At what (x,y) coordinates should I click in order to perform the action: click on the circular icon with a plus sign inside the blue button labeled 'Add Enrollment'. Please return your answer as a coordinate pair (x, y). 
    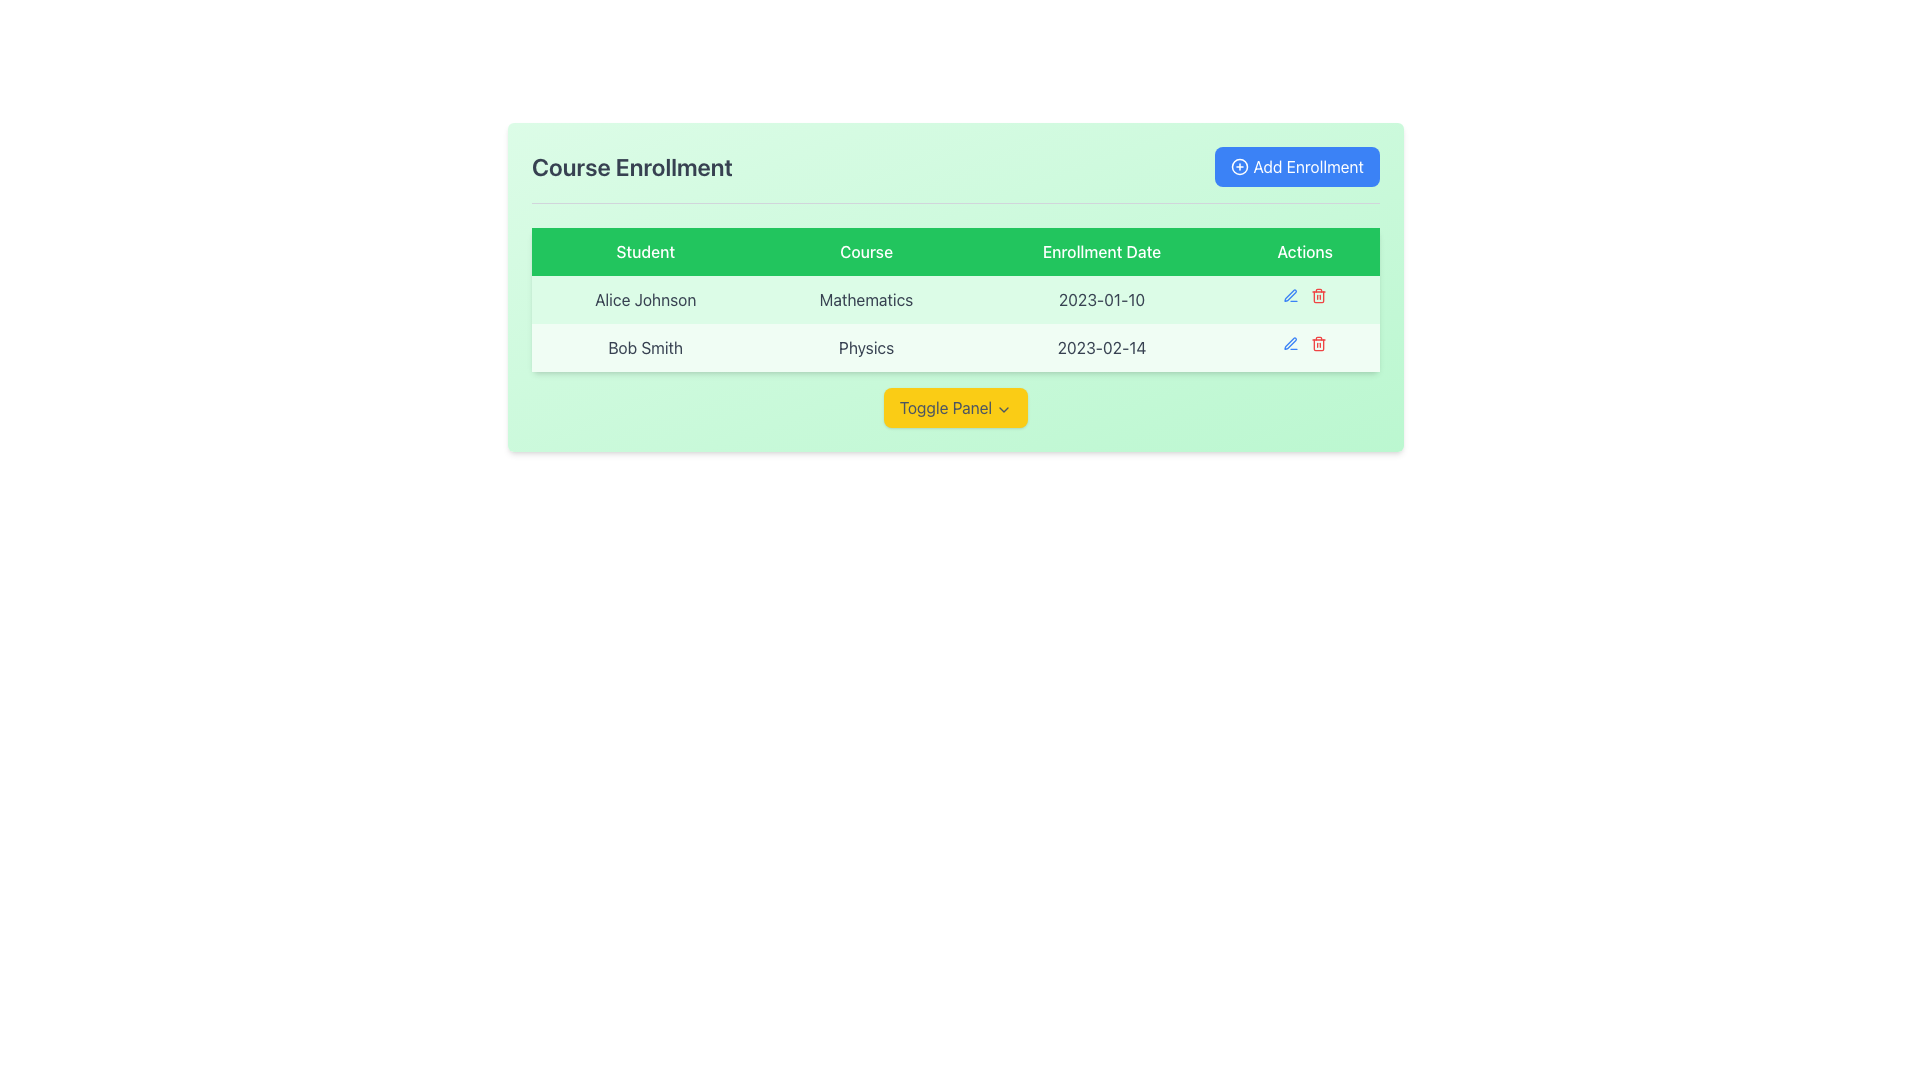
    Looking at the image, I should click on (1239, 165).